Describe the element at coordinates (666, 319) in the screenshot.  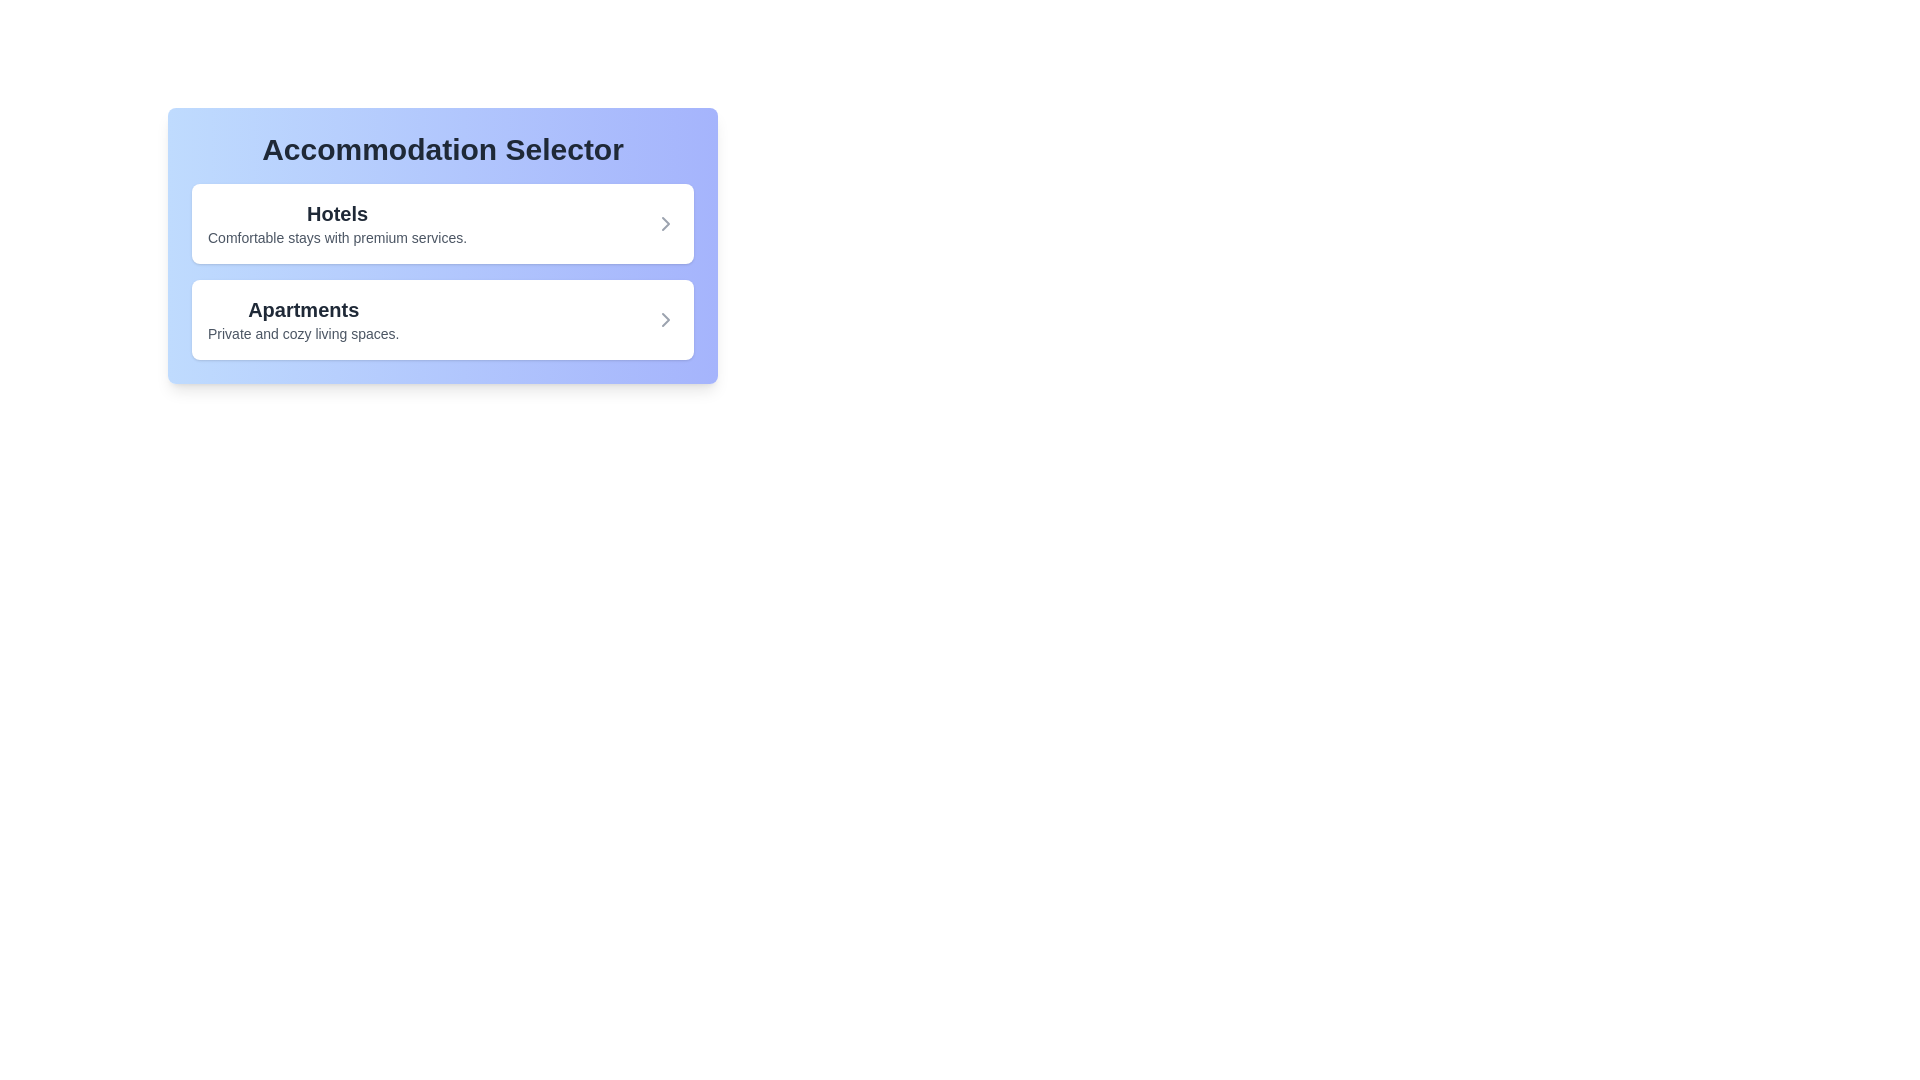
I see `the icon located in the 'Apartments' section, aligned to the far right under the 'Accommodation Selector' heading` at that location.